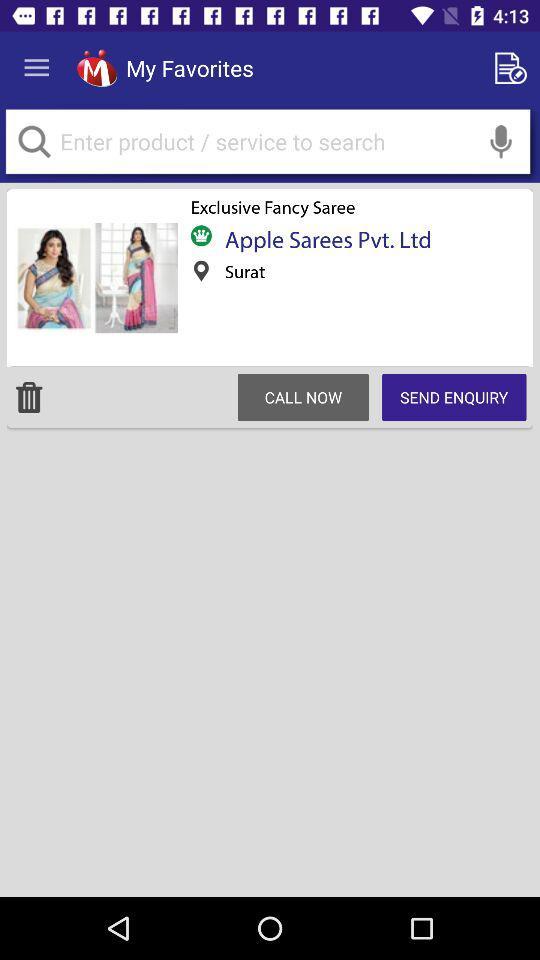 The image size is (540, 960). I want to click on the search icon, so click(33, 140).